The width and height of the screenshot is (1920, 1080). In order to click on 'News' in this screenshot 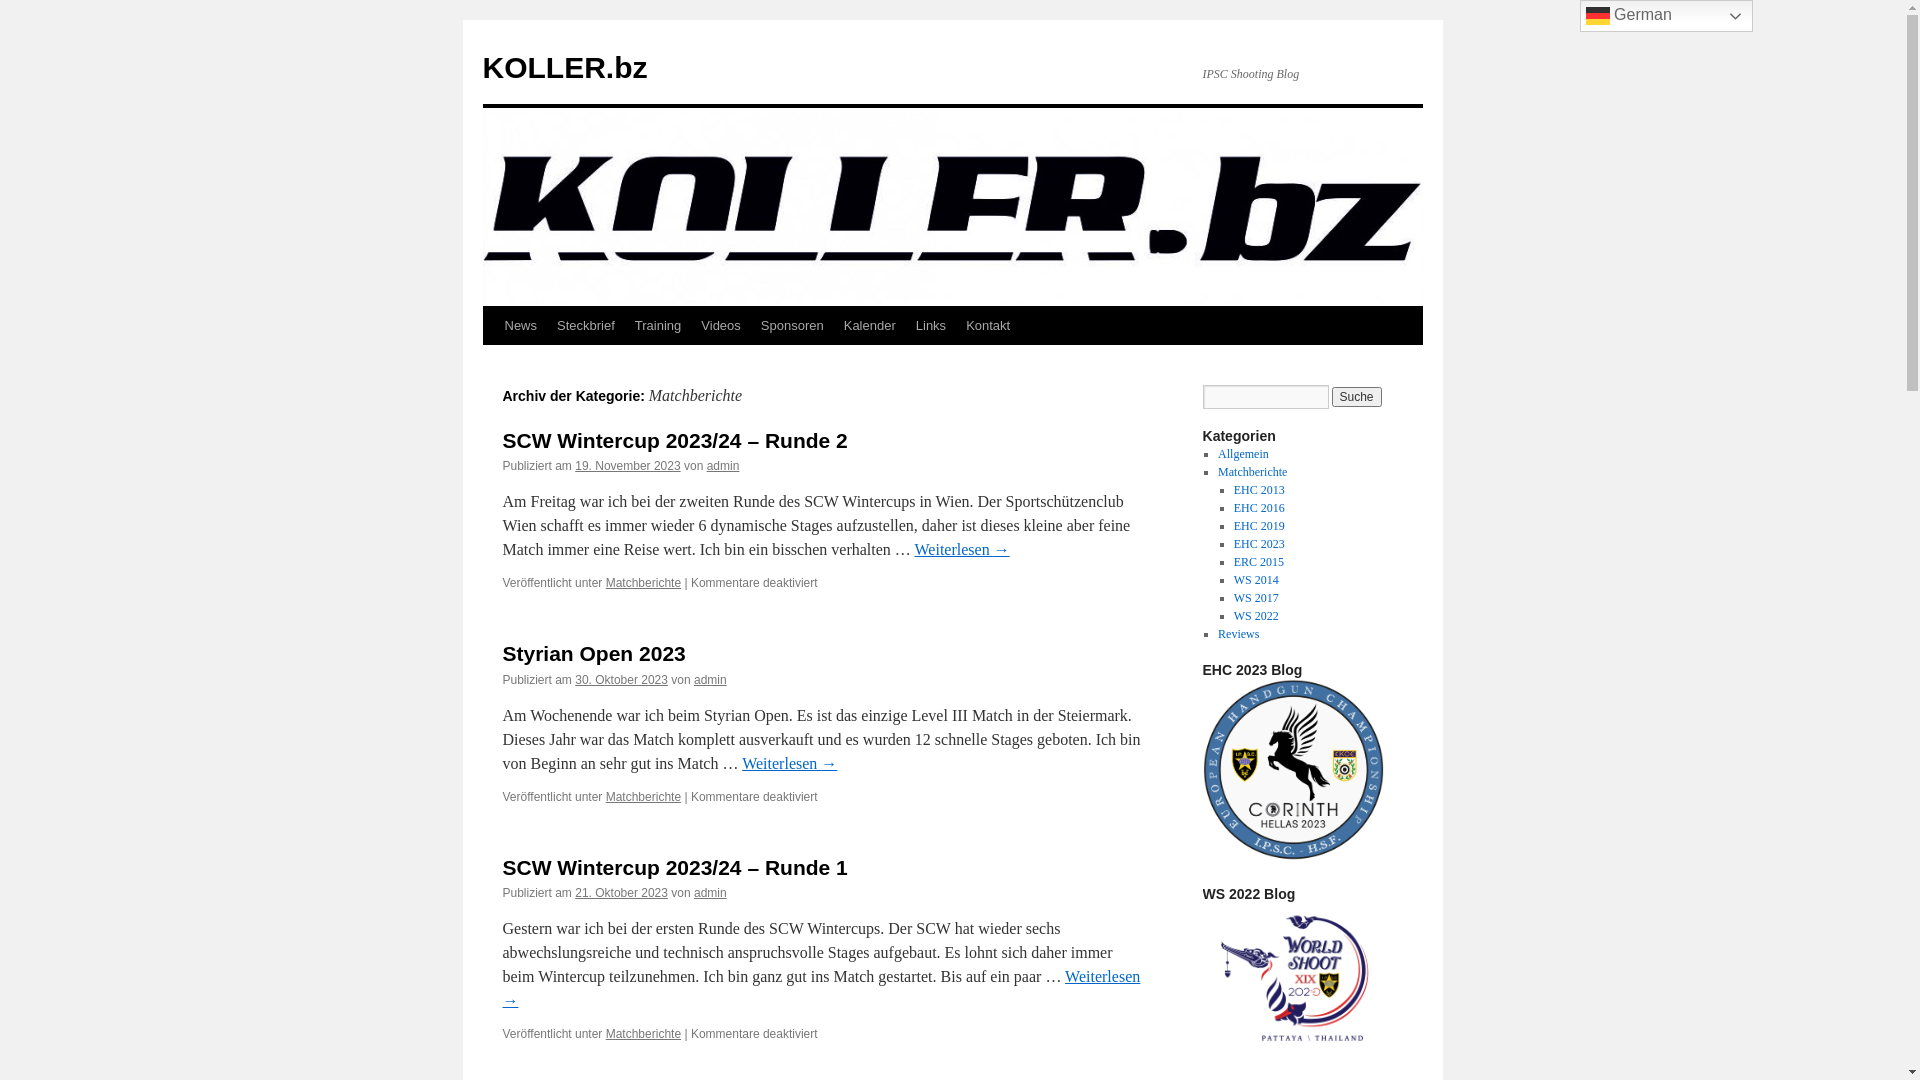, I will do `click(520, 325)`.